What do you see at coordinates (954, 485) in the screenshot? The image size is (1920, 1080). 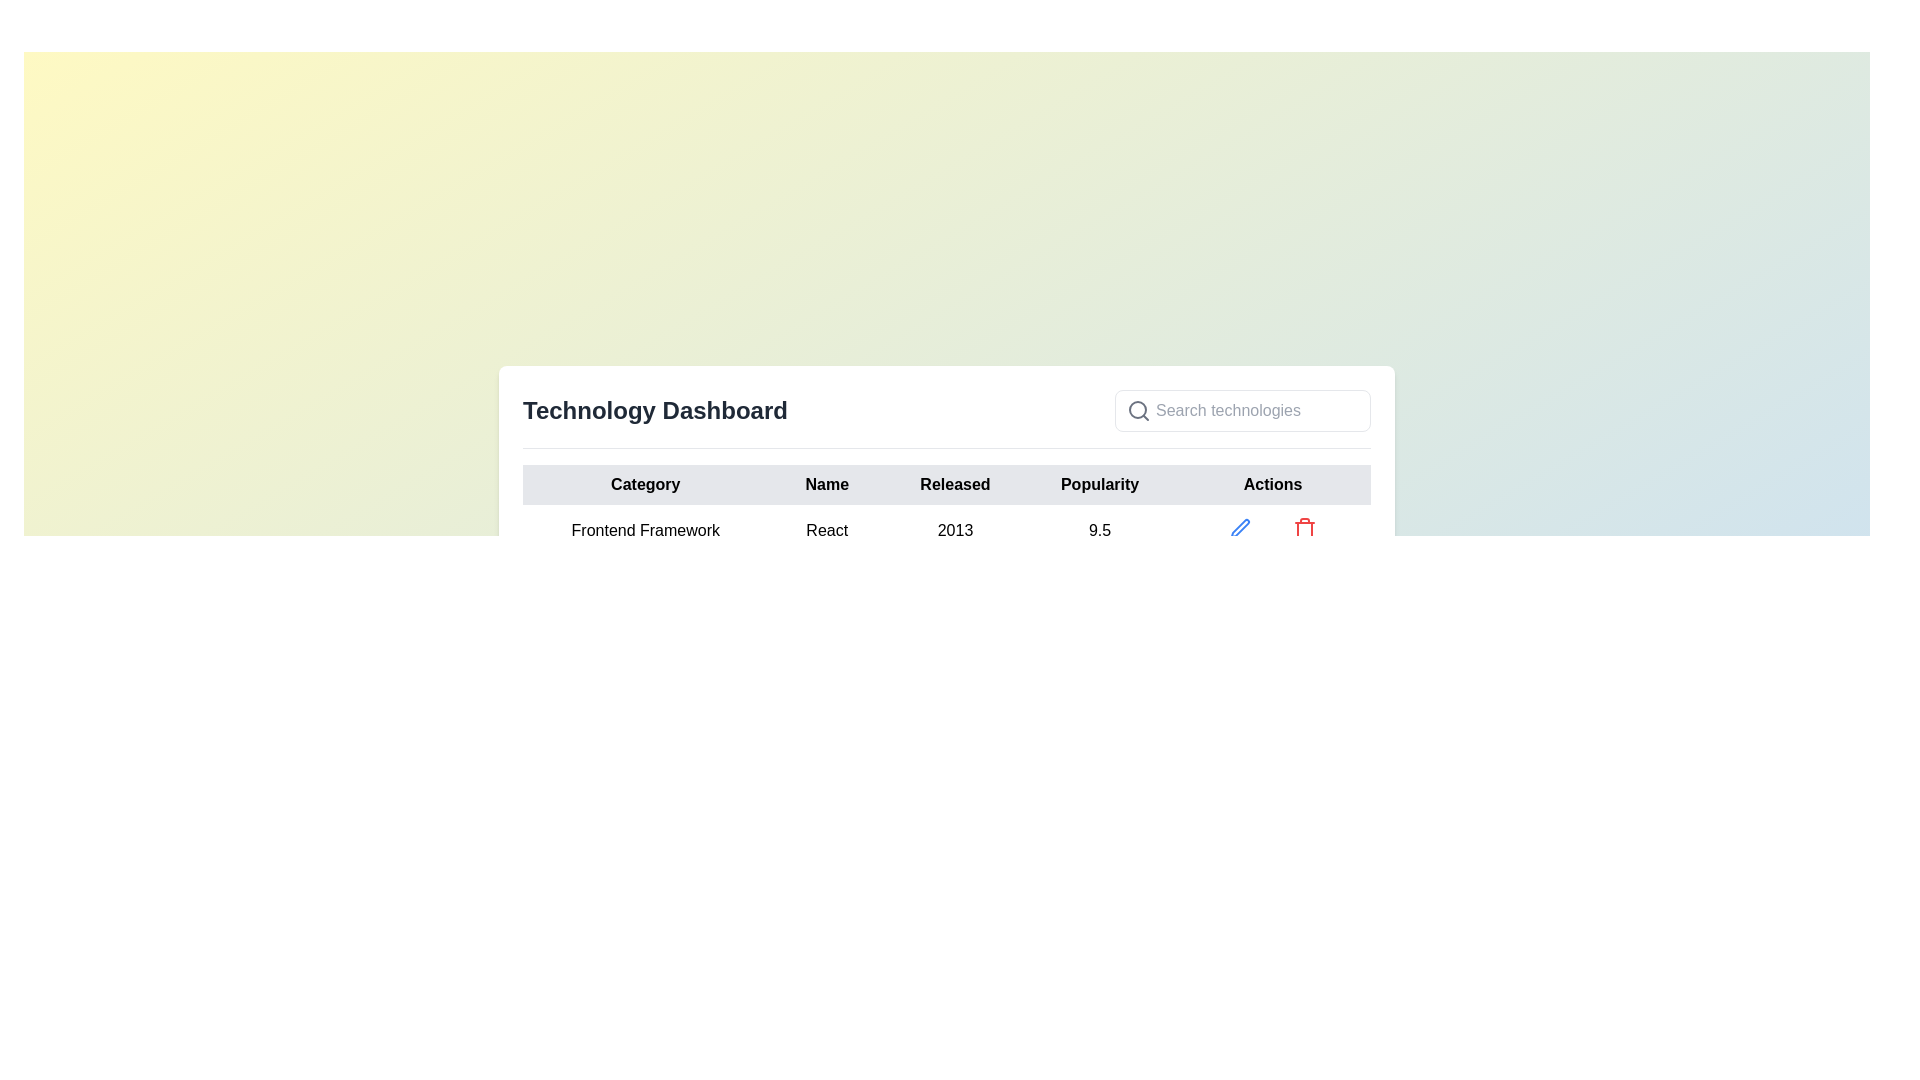 I see `the text label 'Released' which is the third column header in the tabular structure, styled with a gray background and centered in its column` at bounding box center [954, 485].